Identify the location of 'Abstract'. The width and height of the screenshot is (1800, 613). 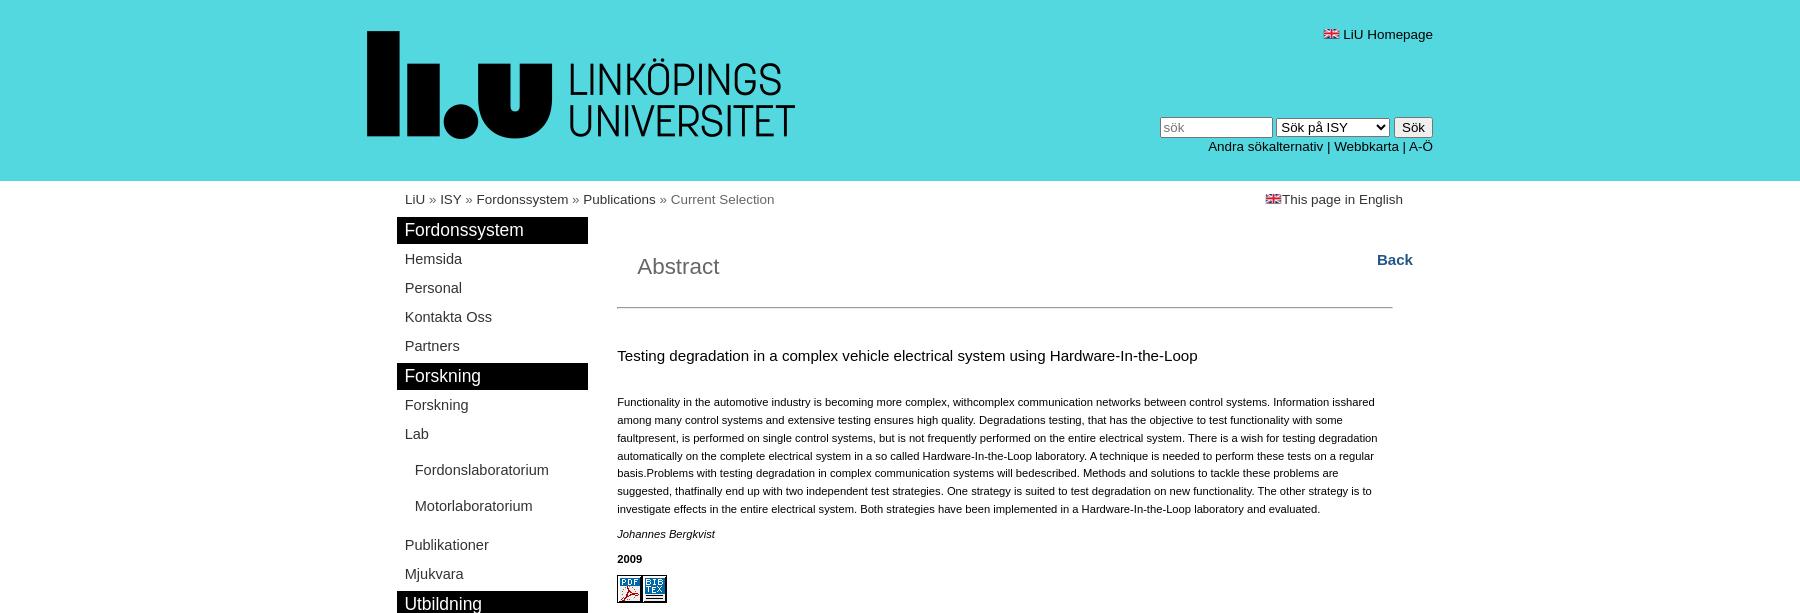
(677, 265).